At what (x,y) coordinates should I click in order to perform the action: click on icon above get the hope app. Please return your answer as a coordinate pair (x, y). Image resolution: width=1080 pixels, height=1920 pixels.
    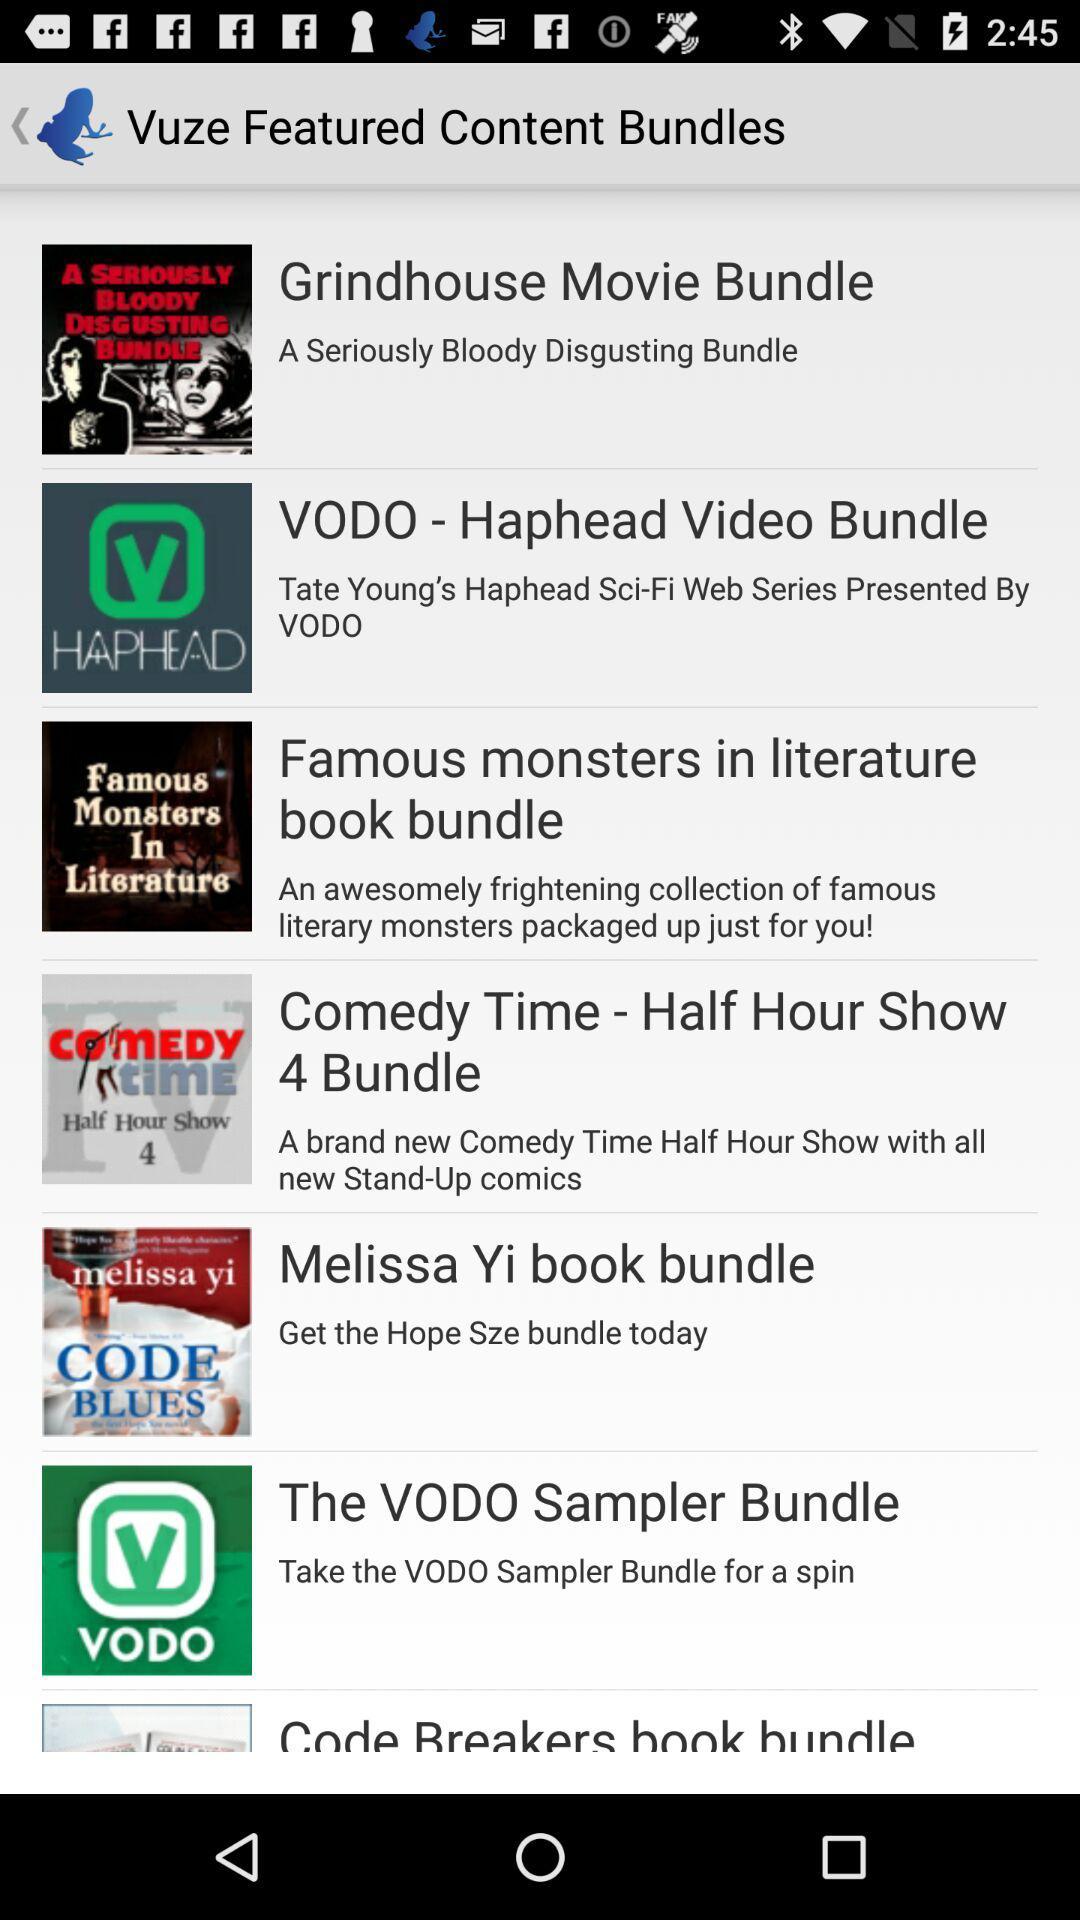
    Looking at the image, I should click on (546, 1260).